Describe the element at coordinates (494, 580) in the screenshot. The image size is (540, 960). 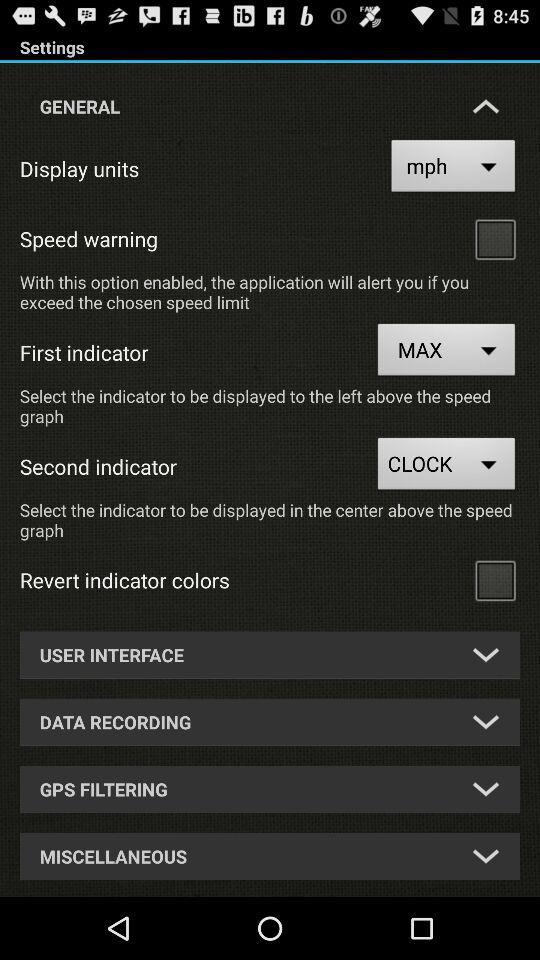
I see `shows empty box` at that location.